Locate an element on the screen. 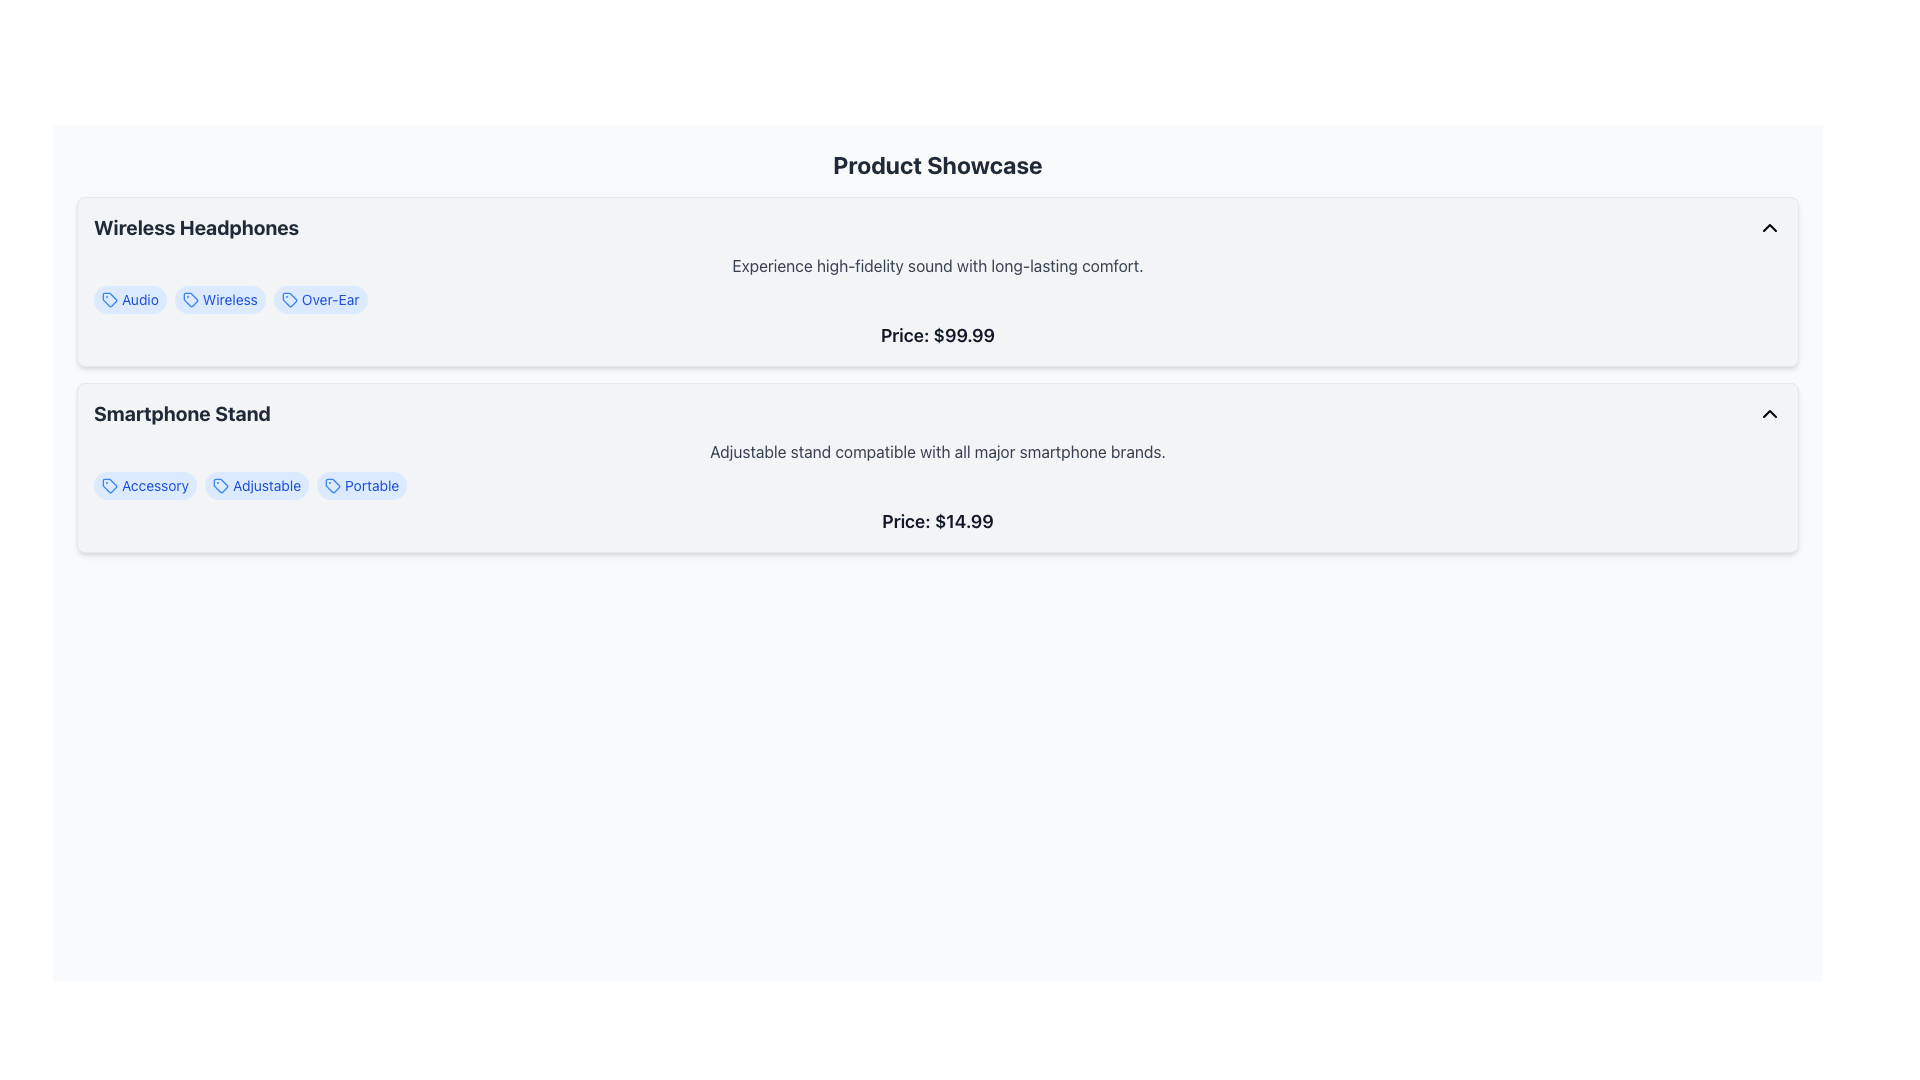 The height and width of the screenshot is (1080, 1920). the price text label displaying the price of the 'Smartphone Stand' product, located at the bottom of its section is located at coordinates (936, 520).